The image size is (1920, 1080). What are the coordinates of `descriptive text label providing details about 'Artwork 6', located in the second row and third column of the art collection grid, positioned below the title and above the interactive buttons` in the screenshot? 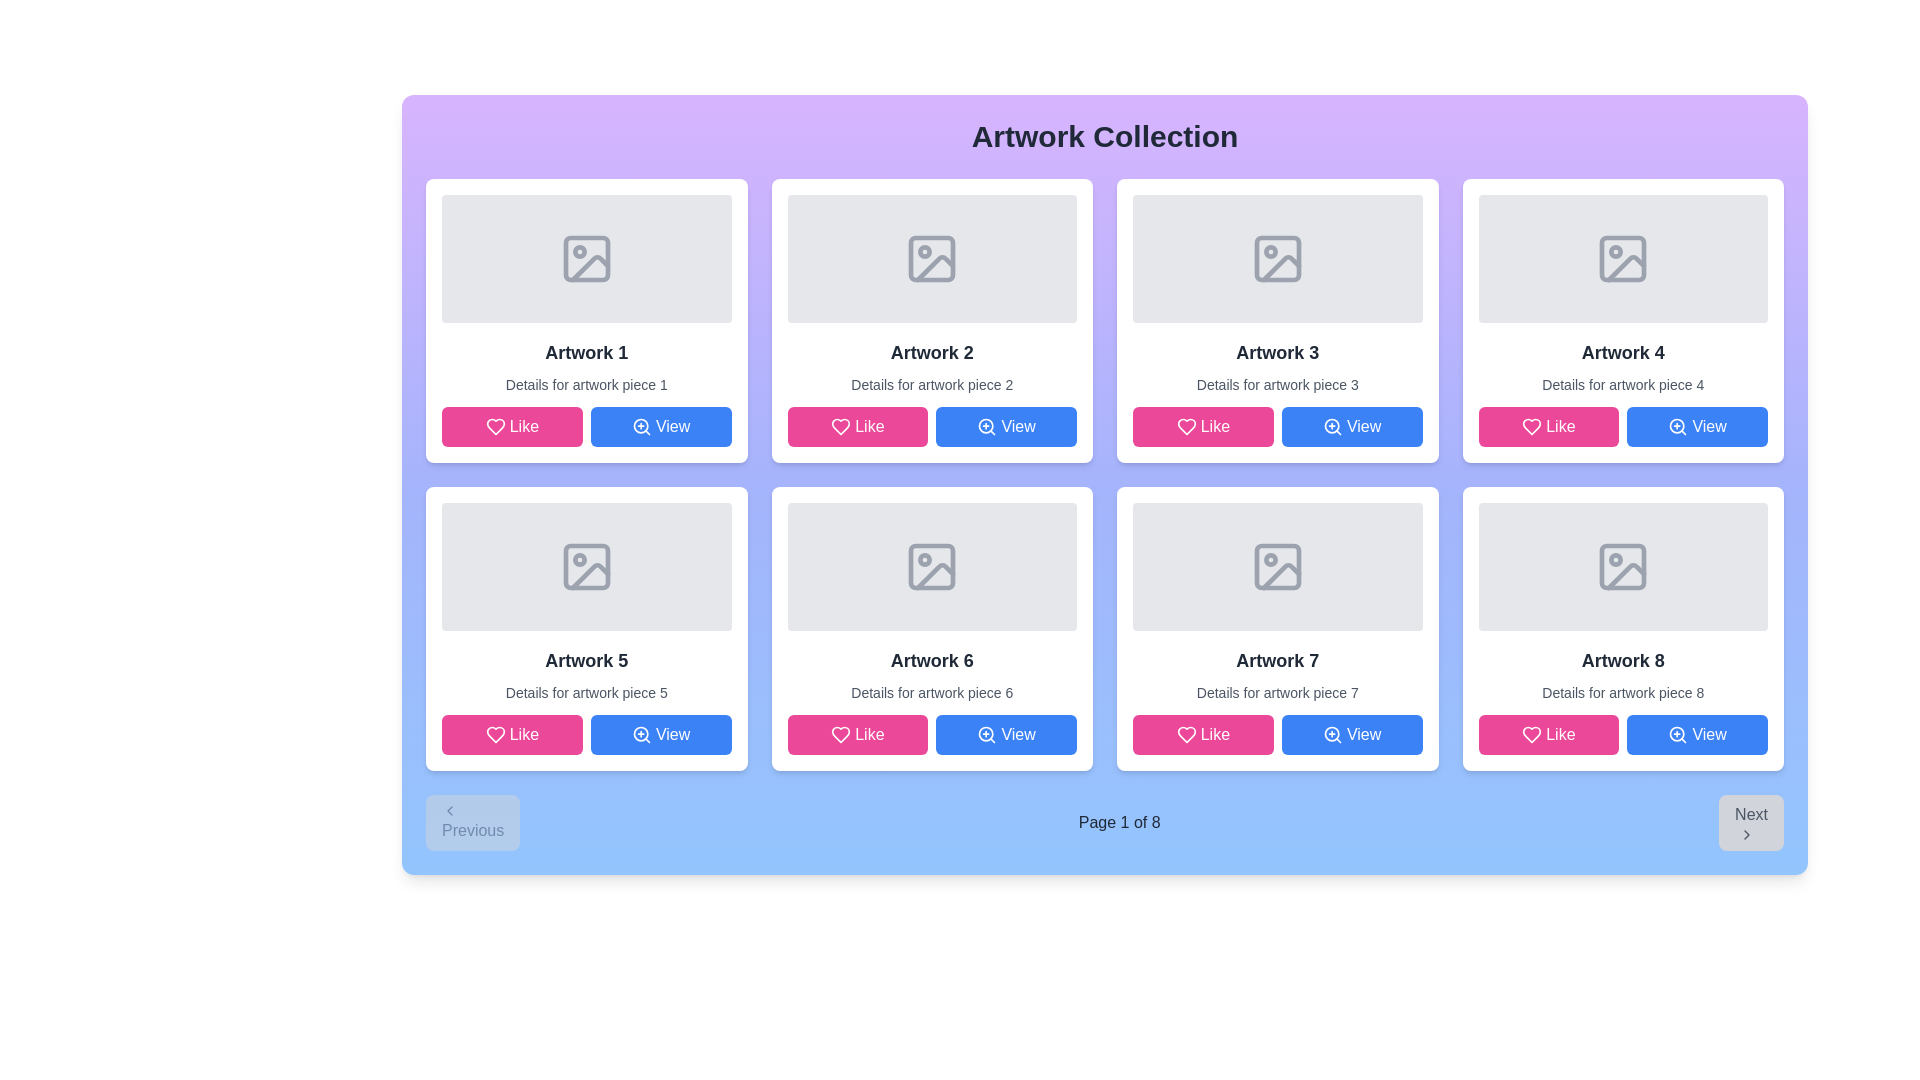 It's located at (931, 692).